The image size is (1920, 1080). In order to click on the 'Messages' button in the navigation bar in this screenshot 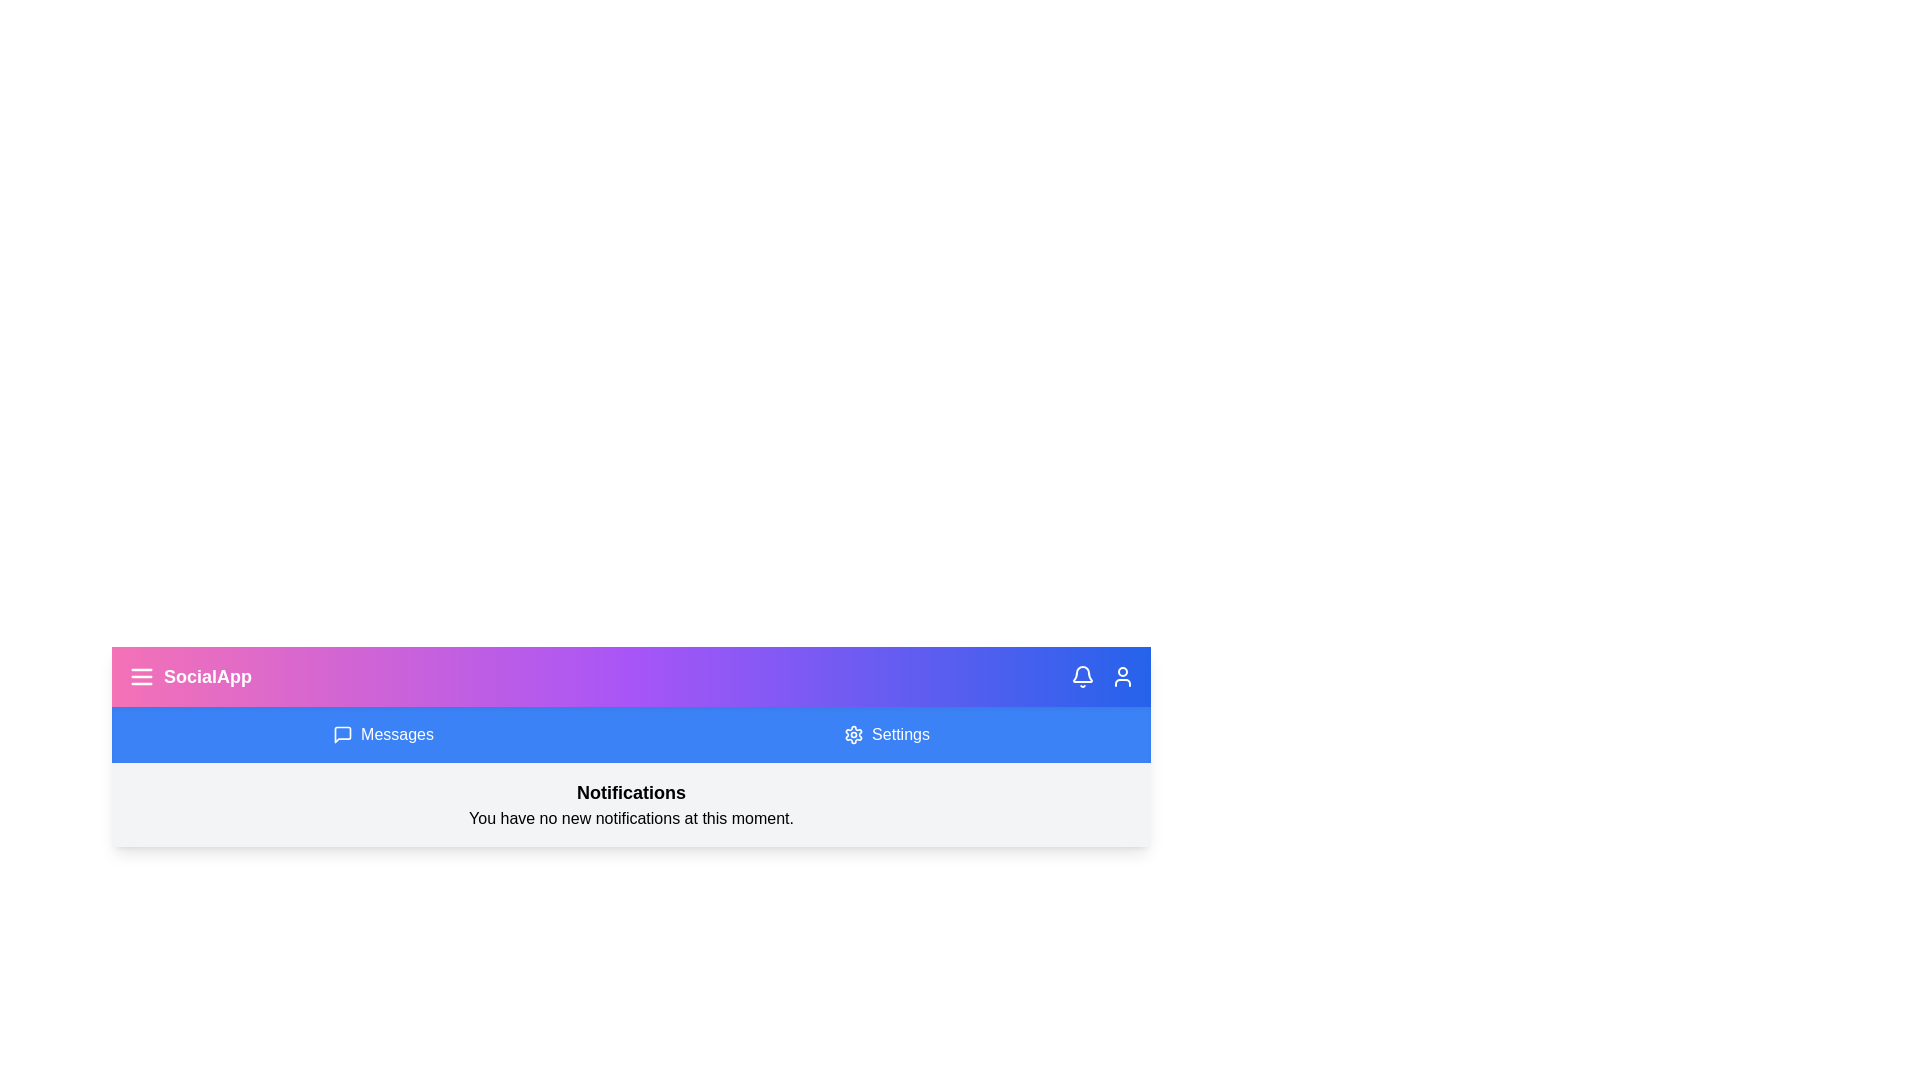, I will do `click(383, 735)`.